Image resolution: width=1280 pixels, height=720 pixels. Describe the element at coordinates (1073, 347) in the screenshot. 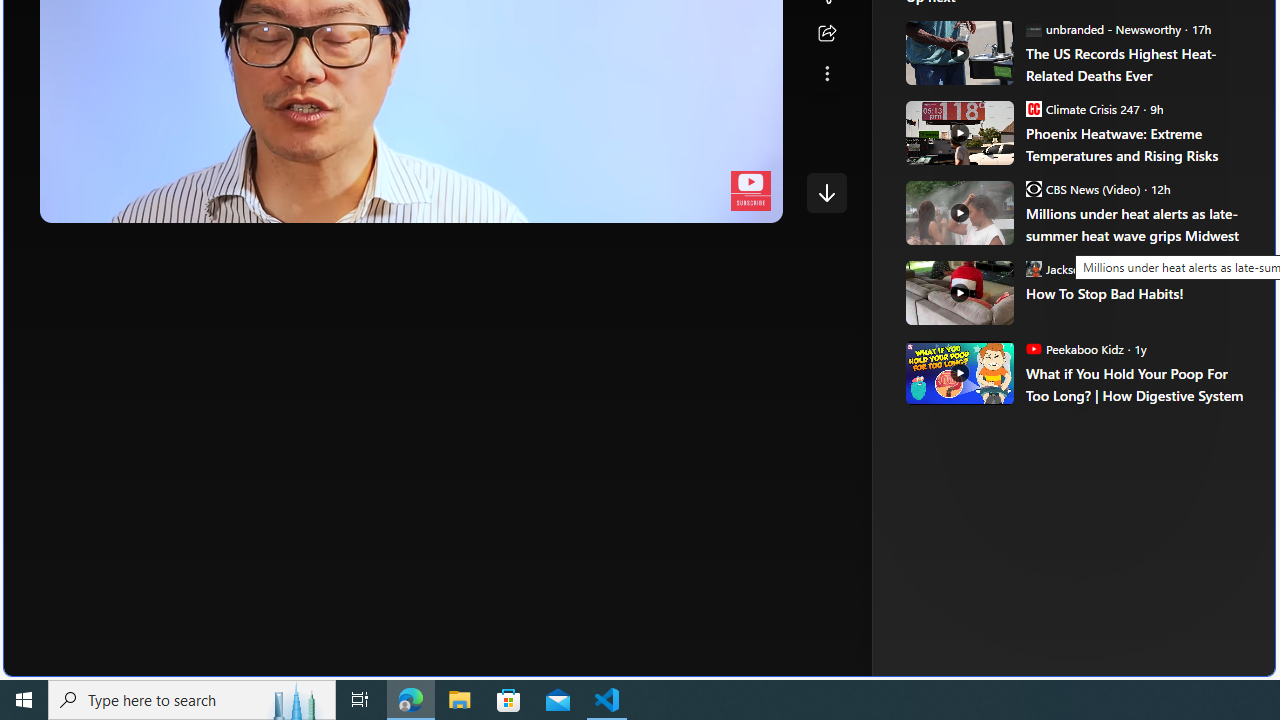

I see `'Peekaboo Kidz Peekaboo Kidz'` at that location.